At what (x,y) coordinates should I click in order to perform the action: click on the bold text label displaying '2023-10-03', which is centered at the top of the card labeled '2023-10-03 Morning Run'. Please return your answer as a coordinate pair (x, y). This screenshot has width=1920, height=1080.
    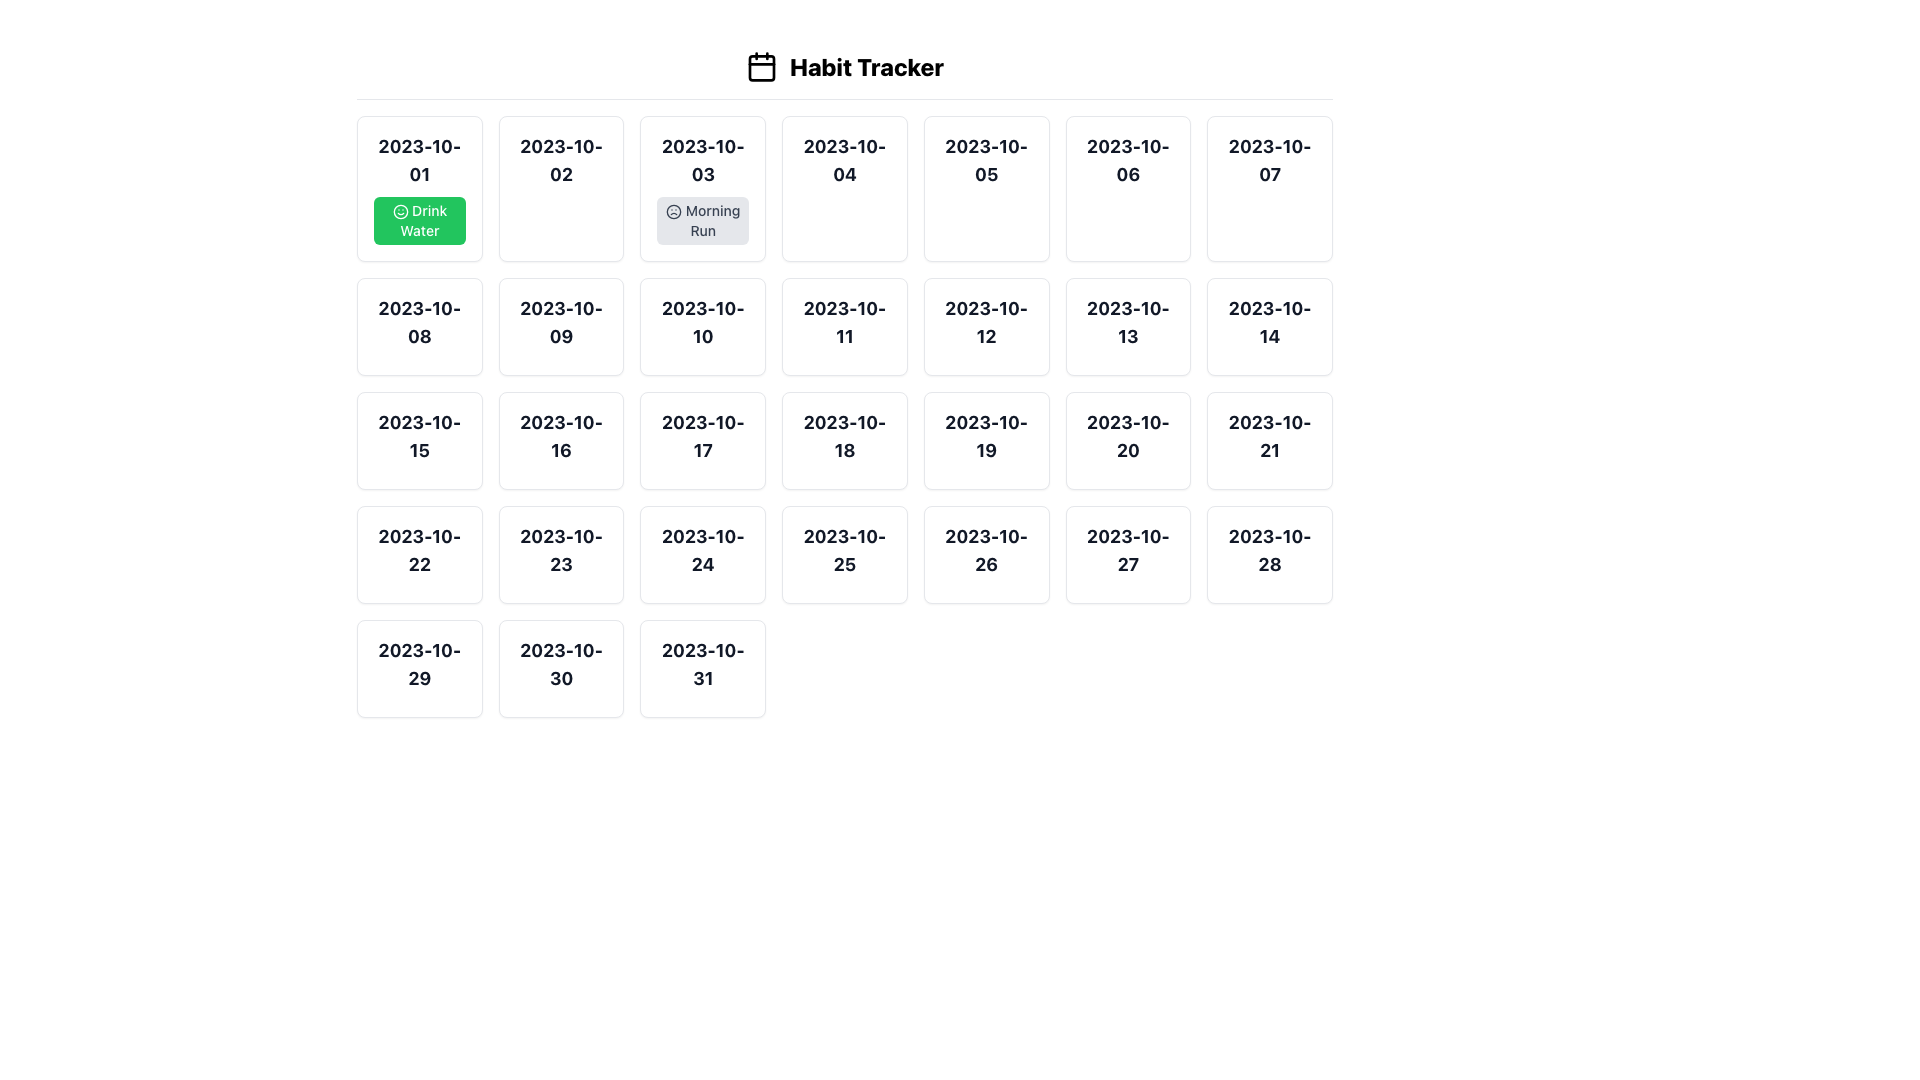
    Looking at the image, I should click on (703, 160).